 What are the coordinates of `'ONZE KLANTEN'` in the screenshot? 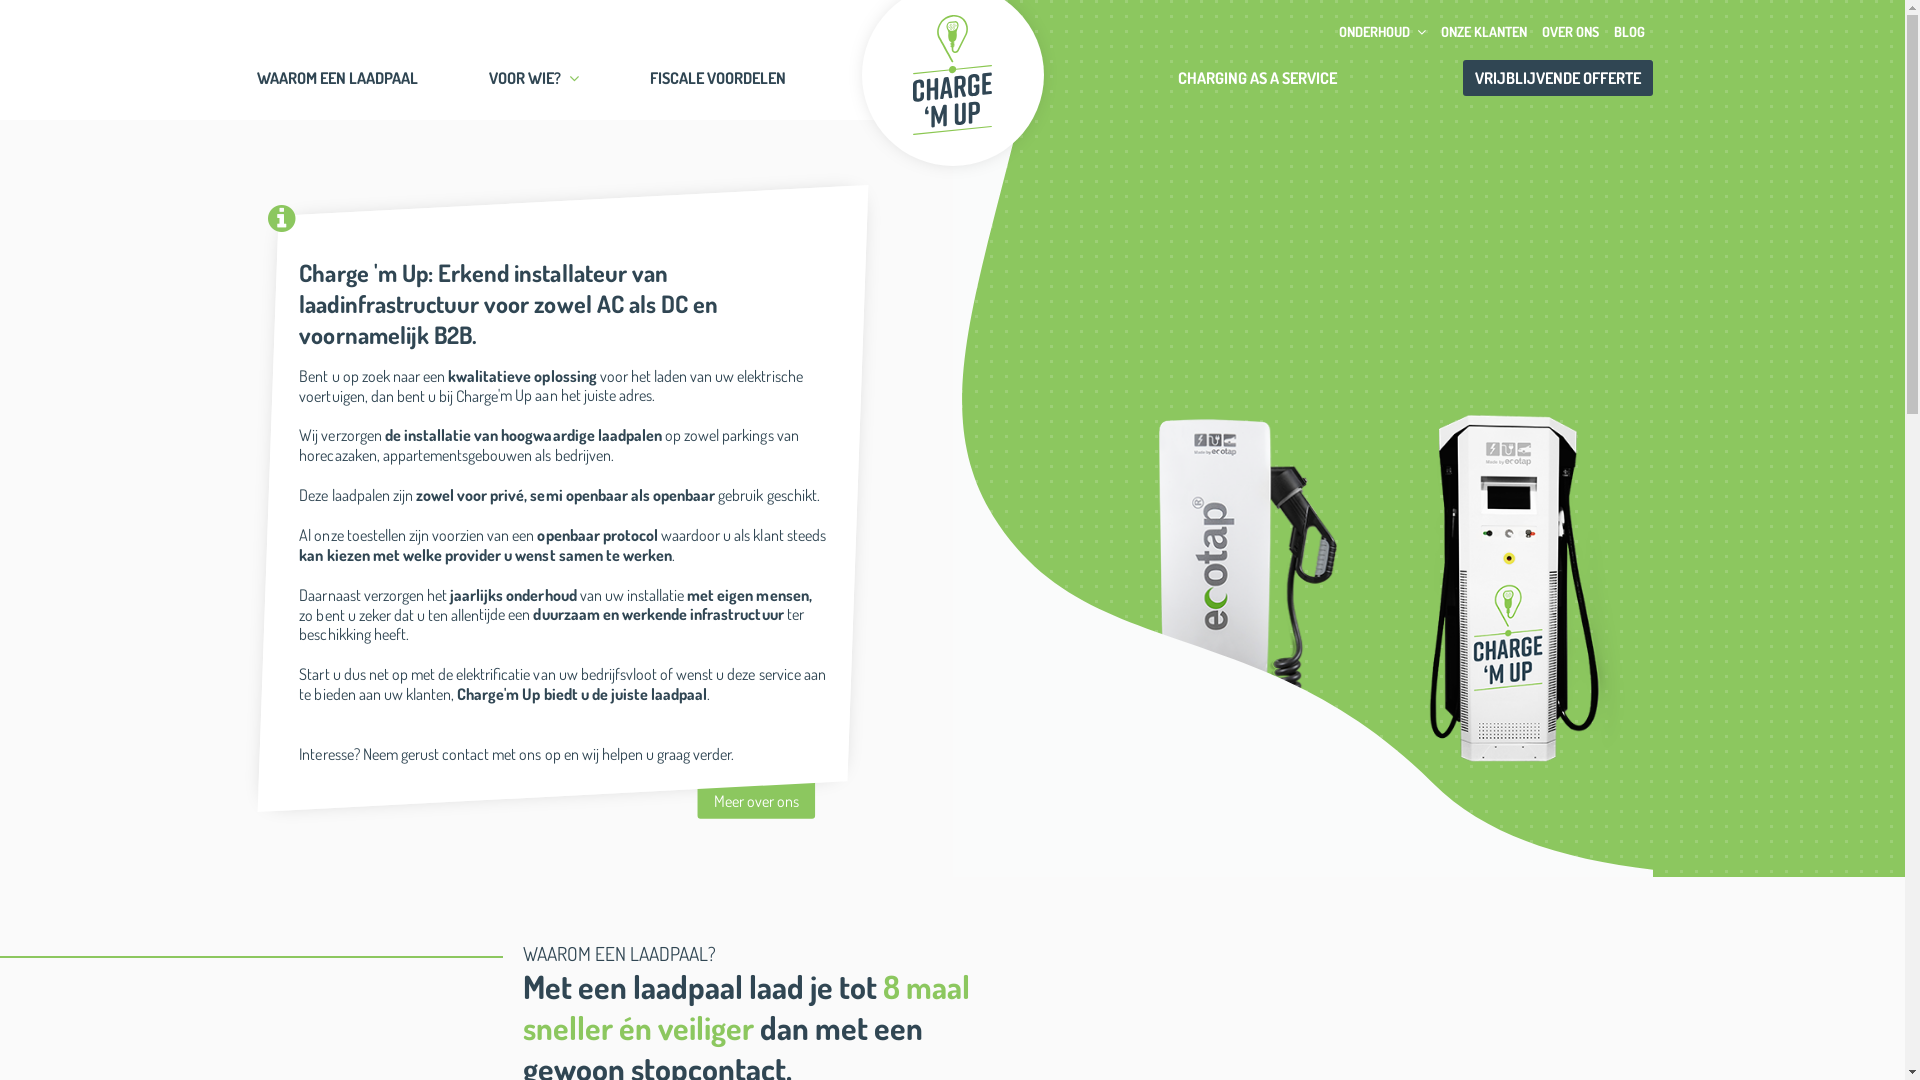 It's located at (1484, 31).